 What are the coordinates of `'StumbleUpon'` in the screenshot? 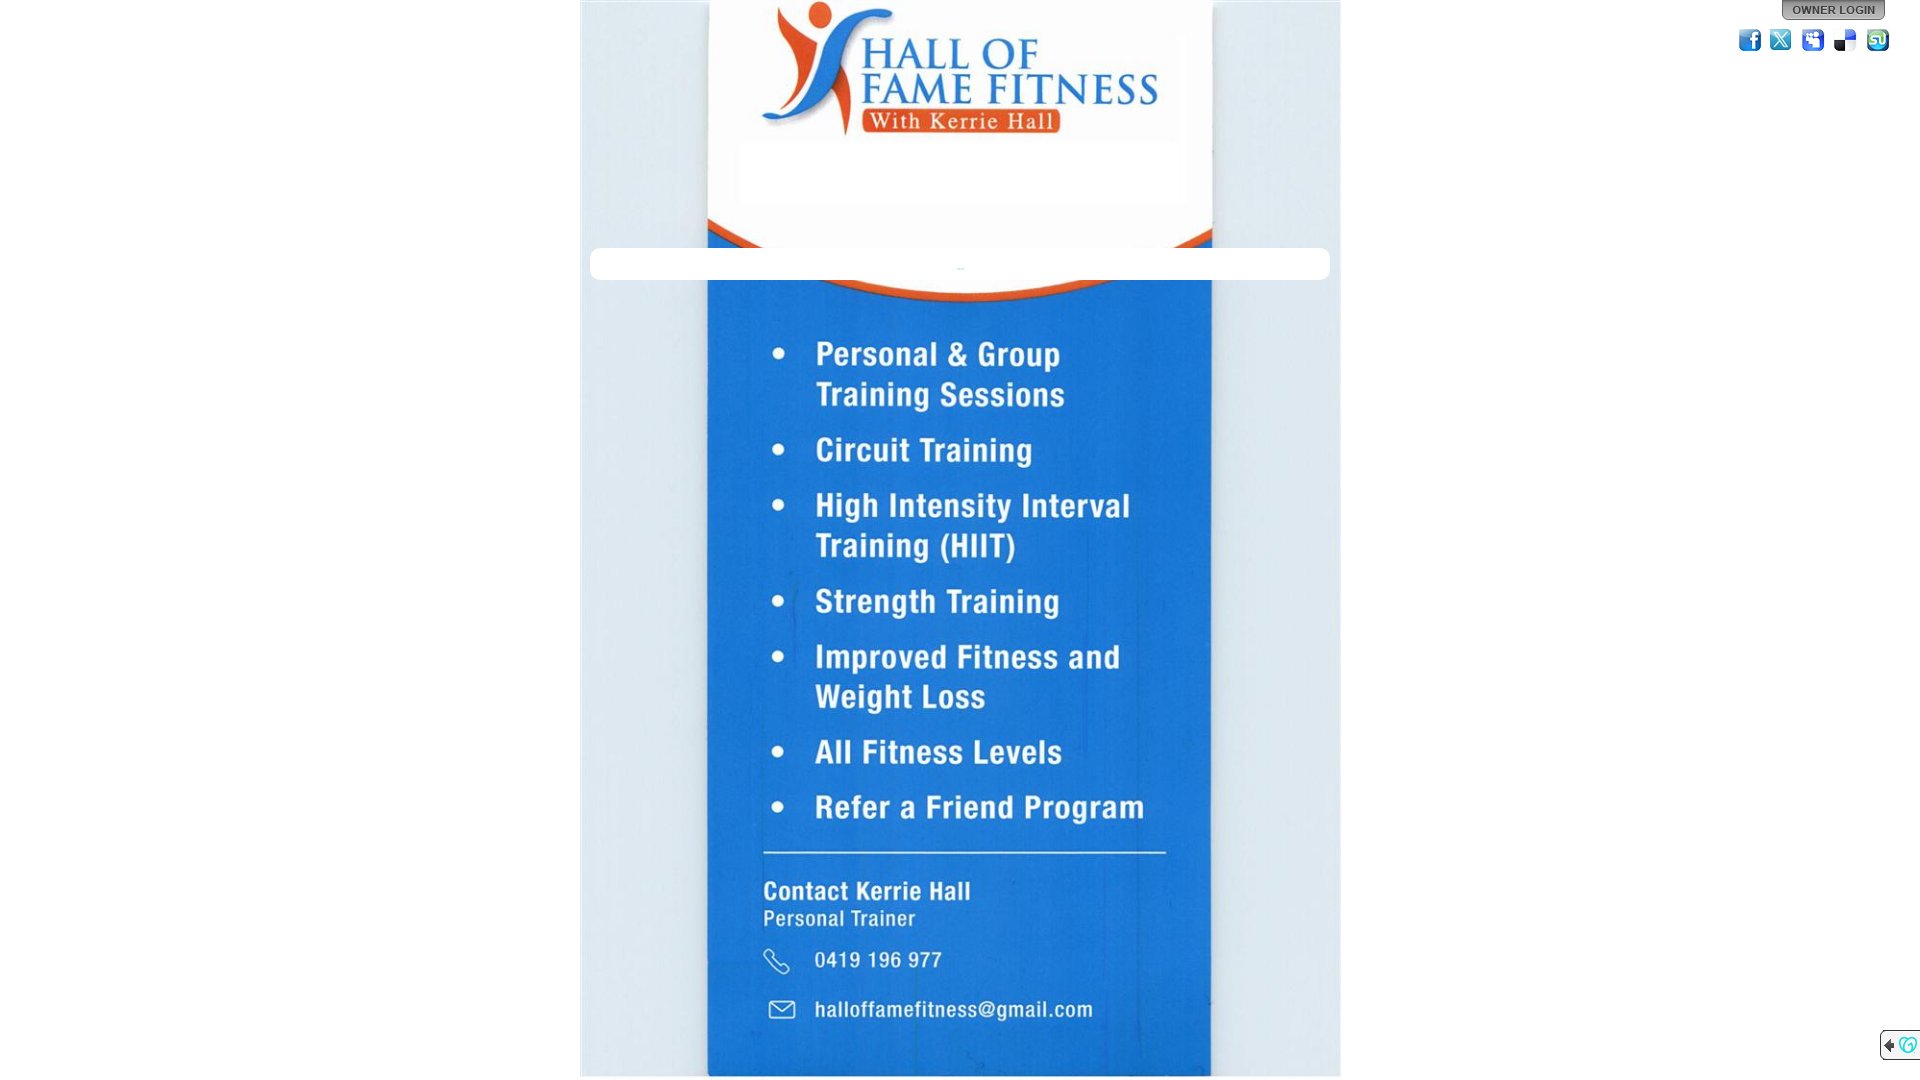 It's located at (1876, 39).